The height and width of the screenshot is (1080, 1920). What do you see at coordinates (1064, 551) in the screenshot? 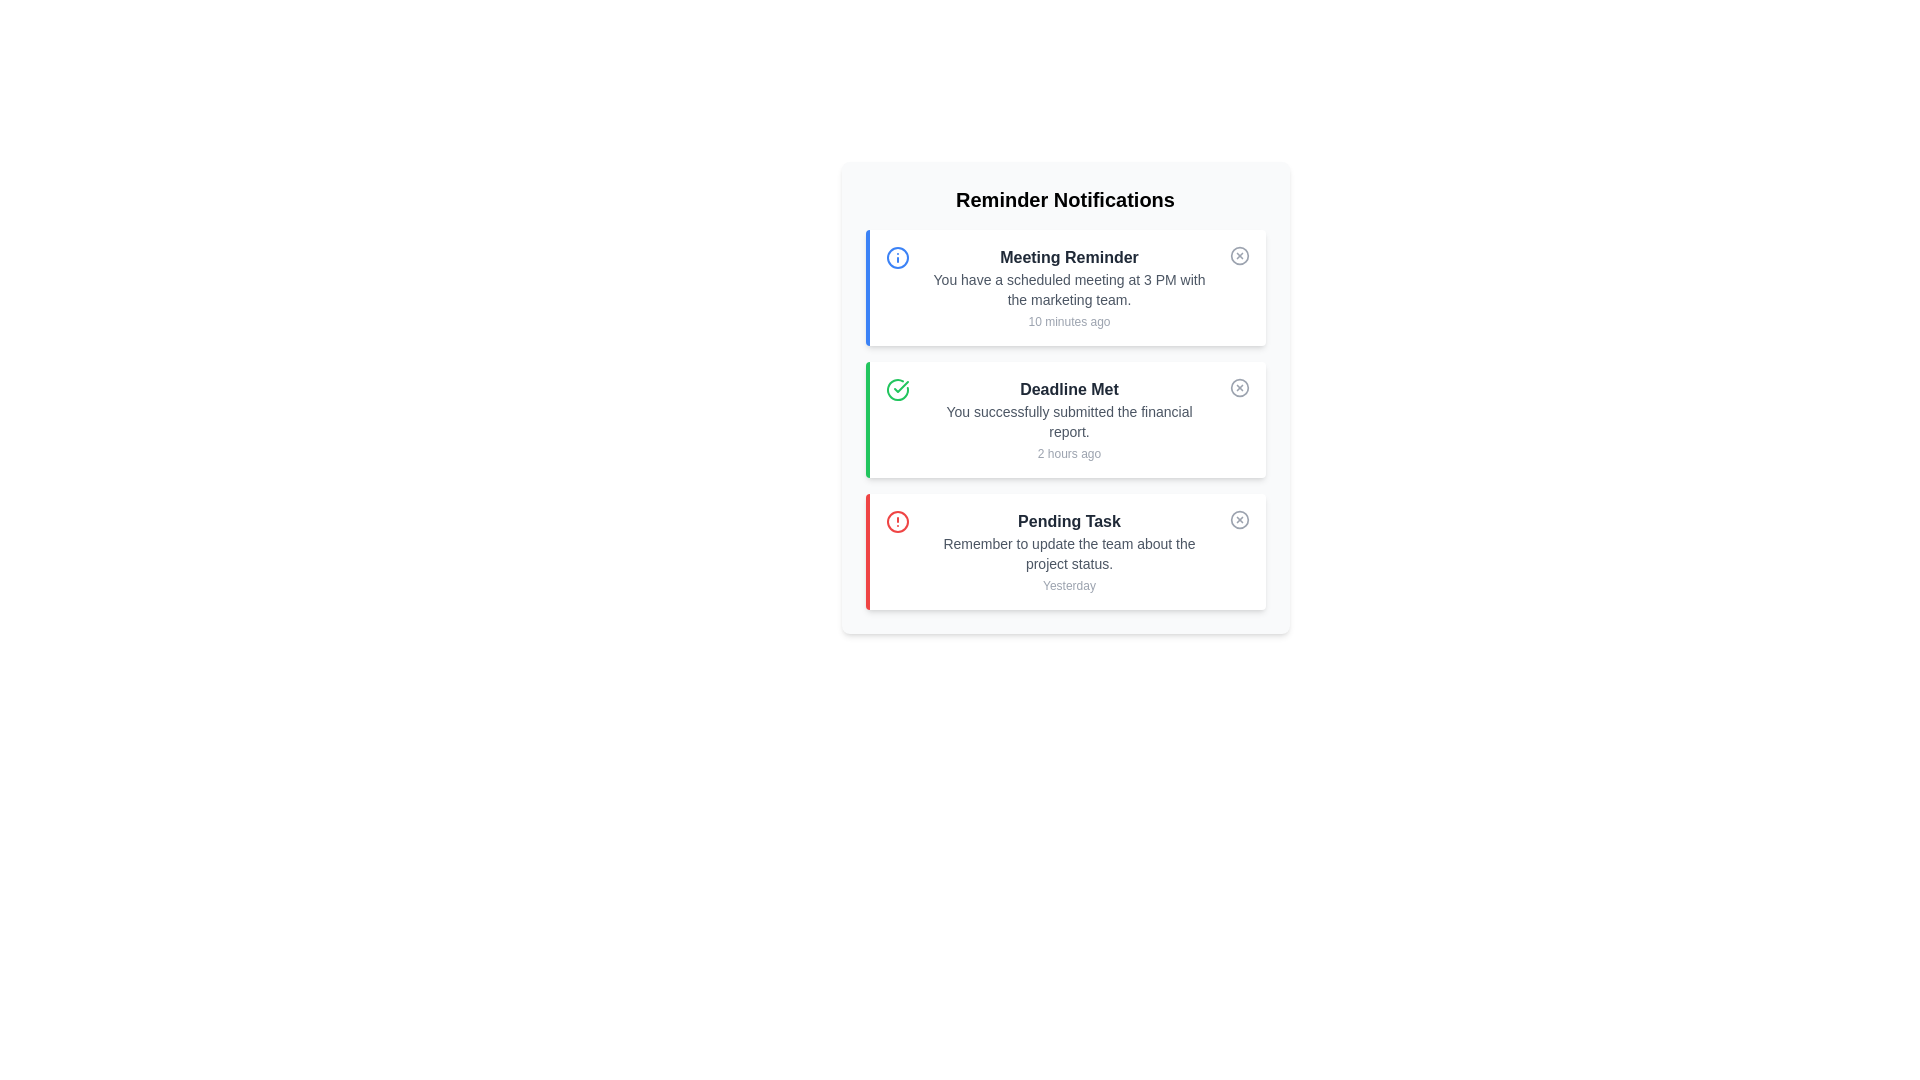
I see `the third notification card in the 'Reminder Notifications' section` at bounding box center [1064, 551].